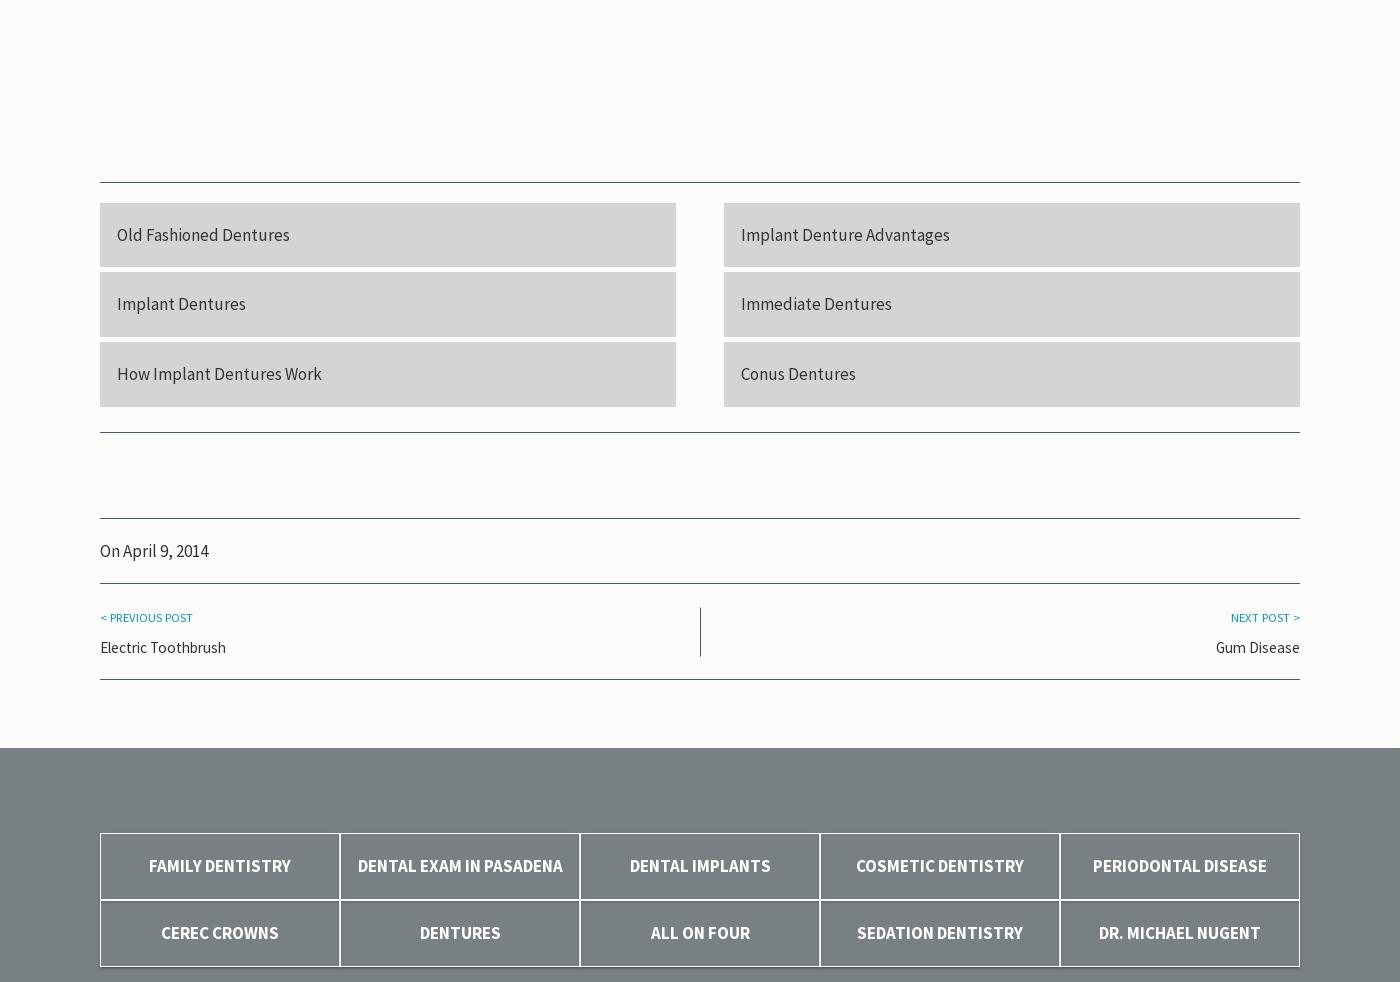 The height and width of the screenshot is (982, 1400). What do you see at coordinates (816, 304) in the screenshot?
I see `'Immediate Dentures'` at bounding box center [816, 304].